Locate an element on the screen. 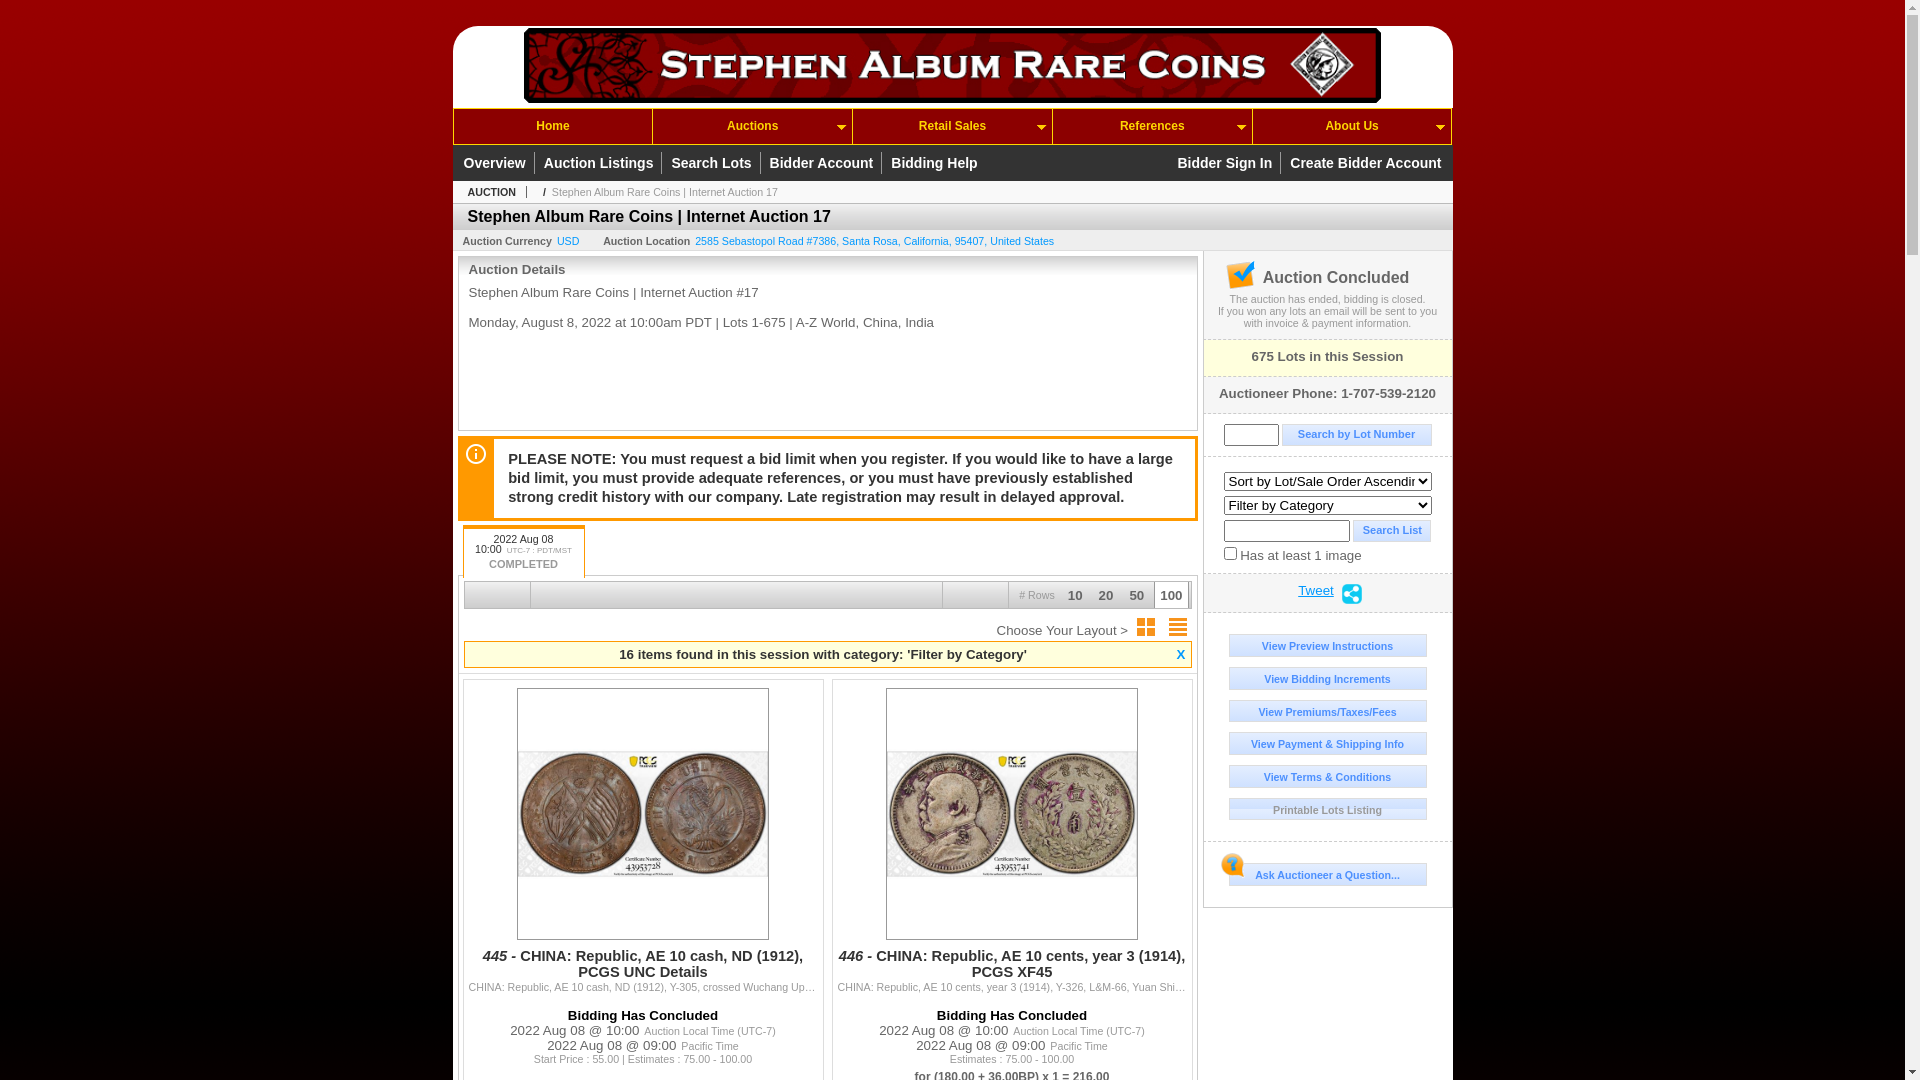  '2022 Aug 08 is located at coordinates (523, 551).